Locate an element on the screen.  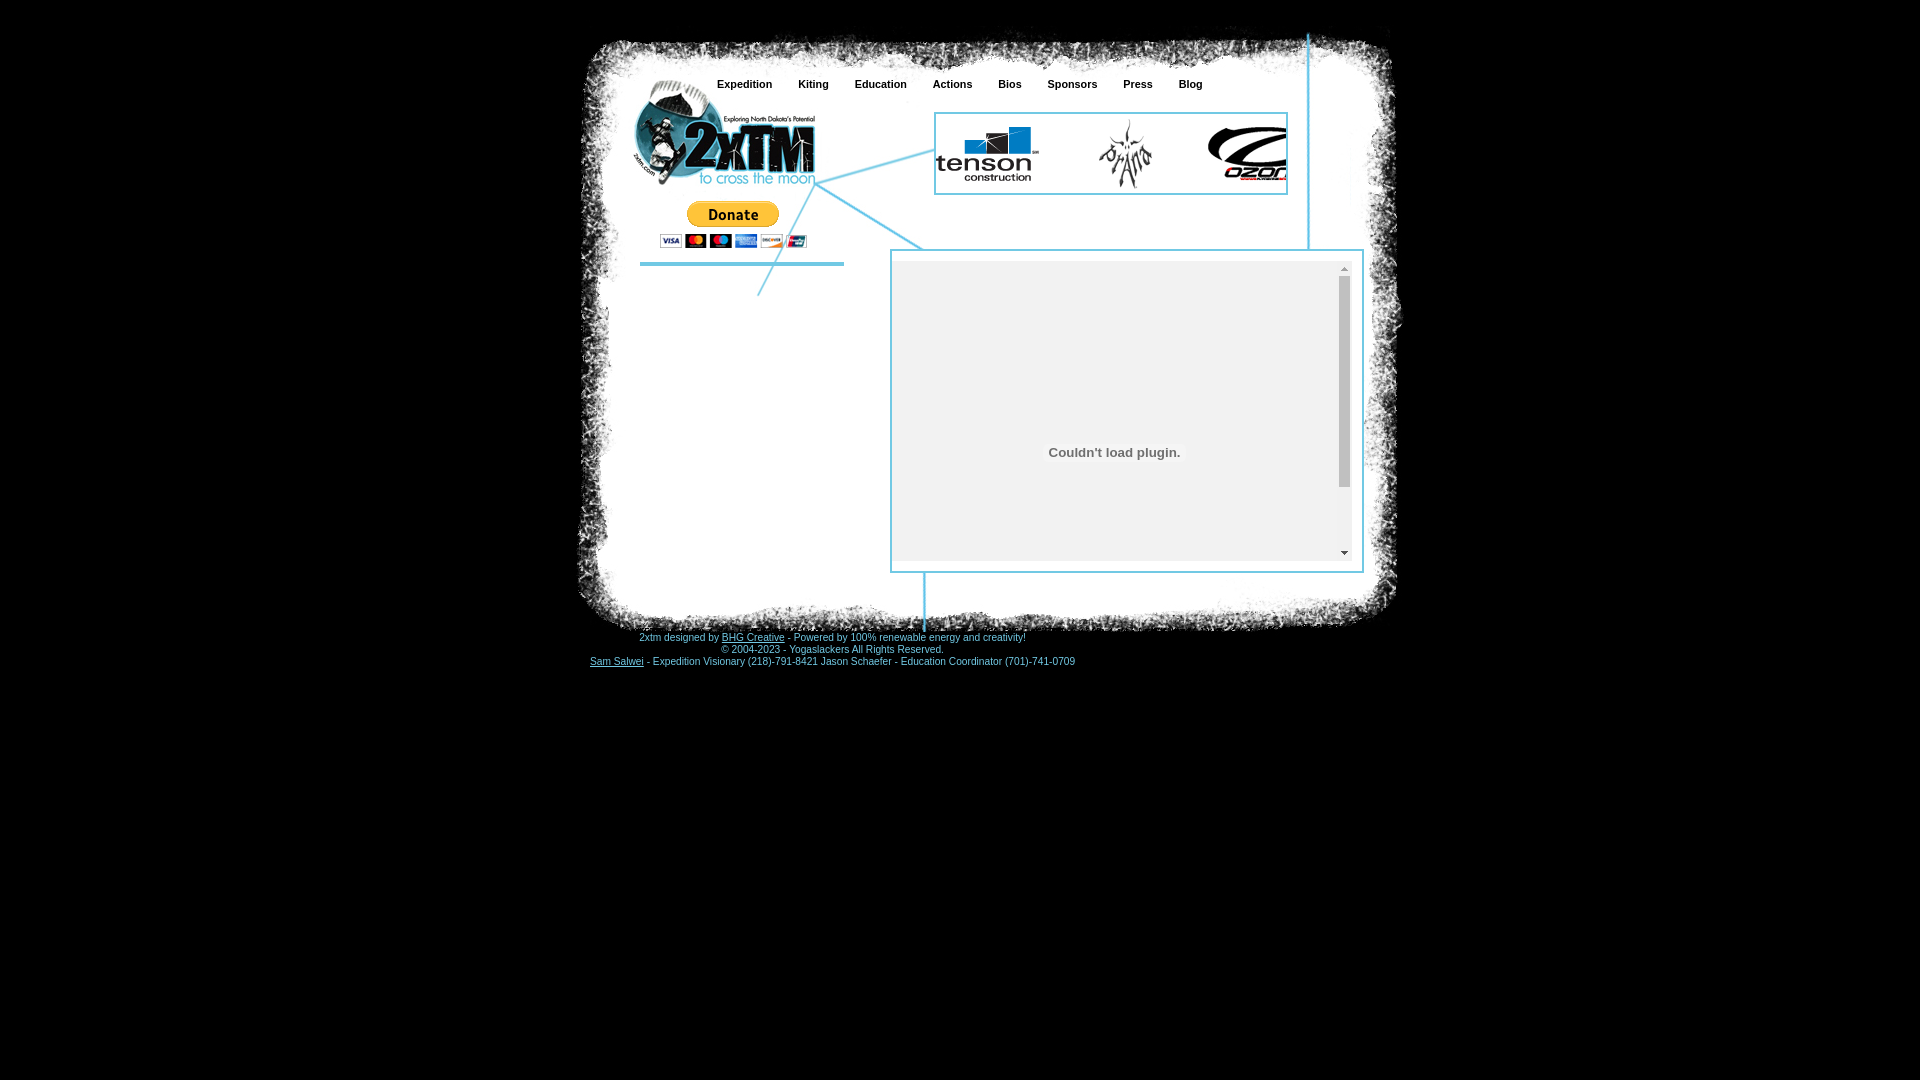
'Expedition' is located at coordinates (701, 83).